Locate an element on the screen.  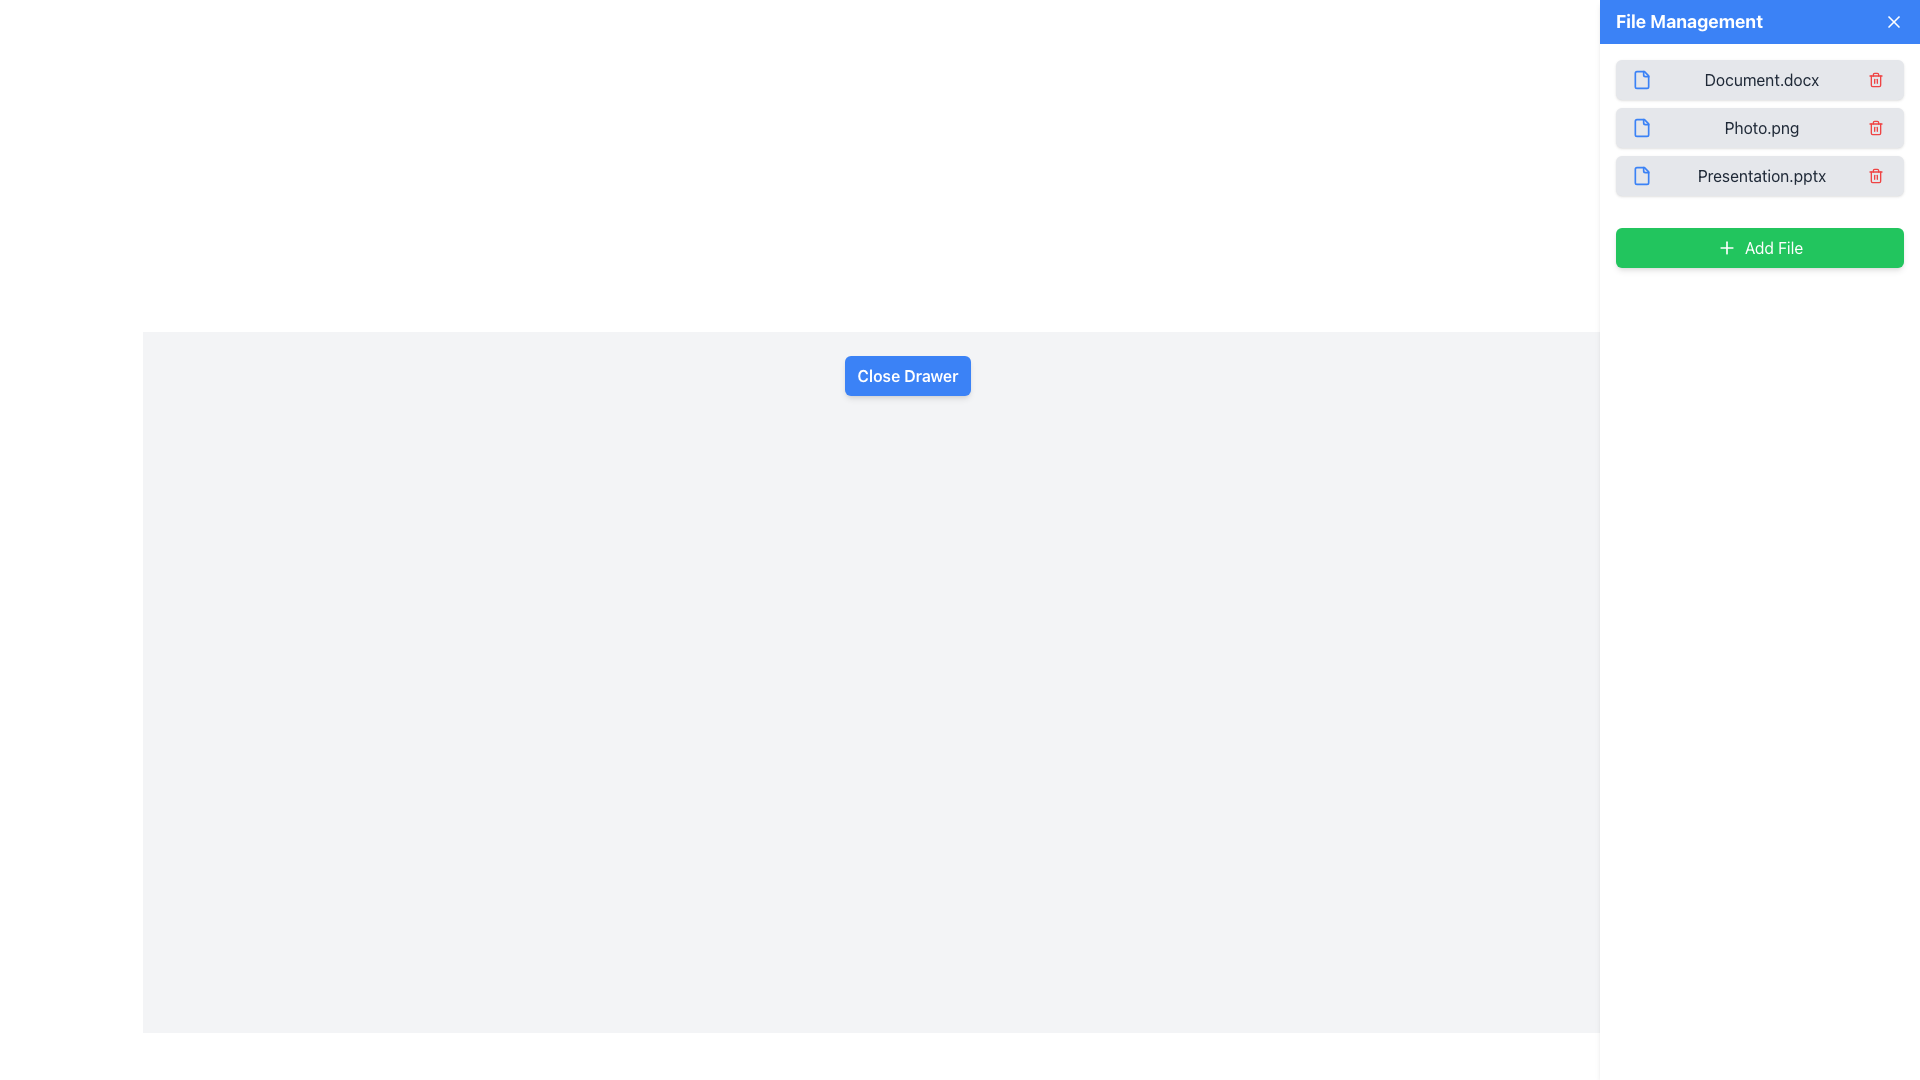
the delete button for the file 'Presentation.pptx' is located at coordinates (1875, 175).